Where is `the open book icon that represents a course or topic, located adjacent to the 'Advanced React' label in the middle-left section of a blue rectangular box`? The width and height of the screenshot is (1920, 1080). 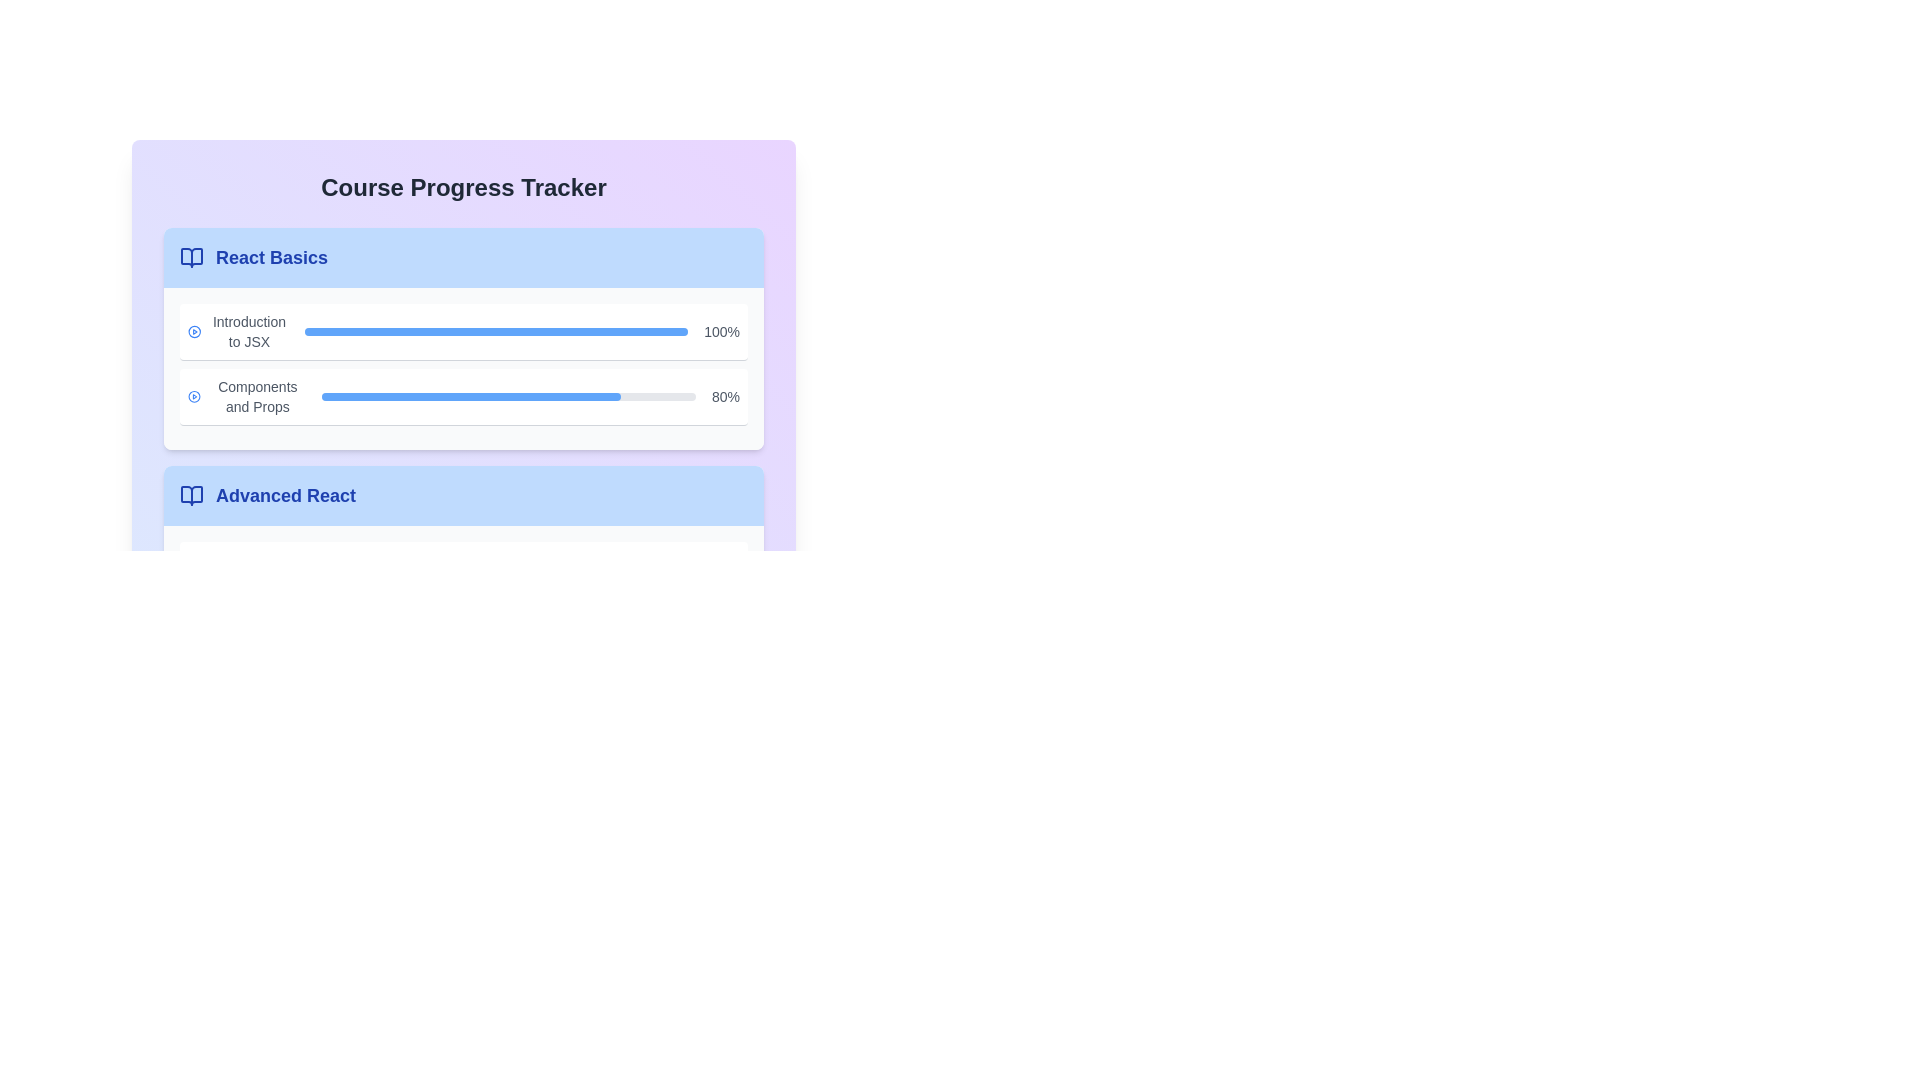
the open book icon that represents a course or topic, located adjacent to the 'Advanced React' label in the middle-left section of a blue rectangular box is located at coordinates (192, 495).